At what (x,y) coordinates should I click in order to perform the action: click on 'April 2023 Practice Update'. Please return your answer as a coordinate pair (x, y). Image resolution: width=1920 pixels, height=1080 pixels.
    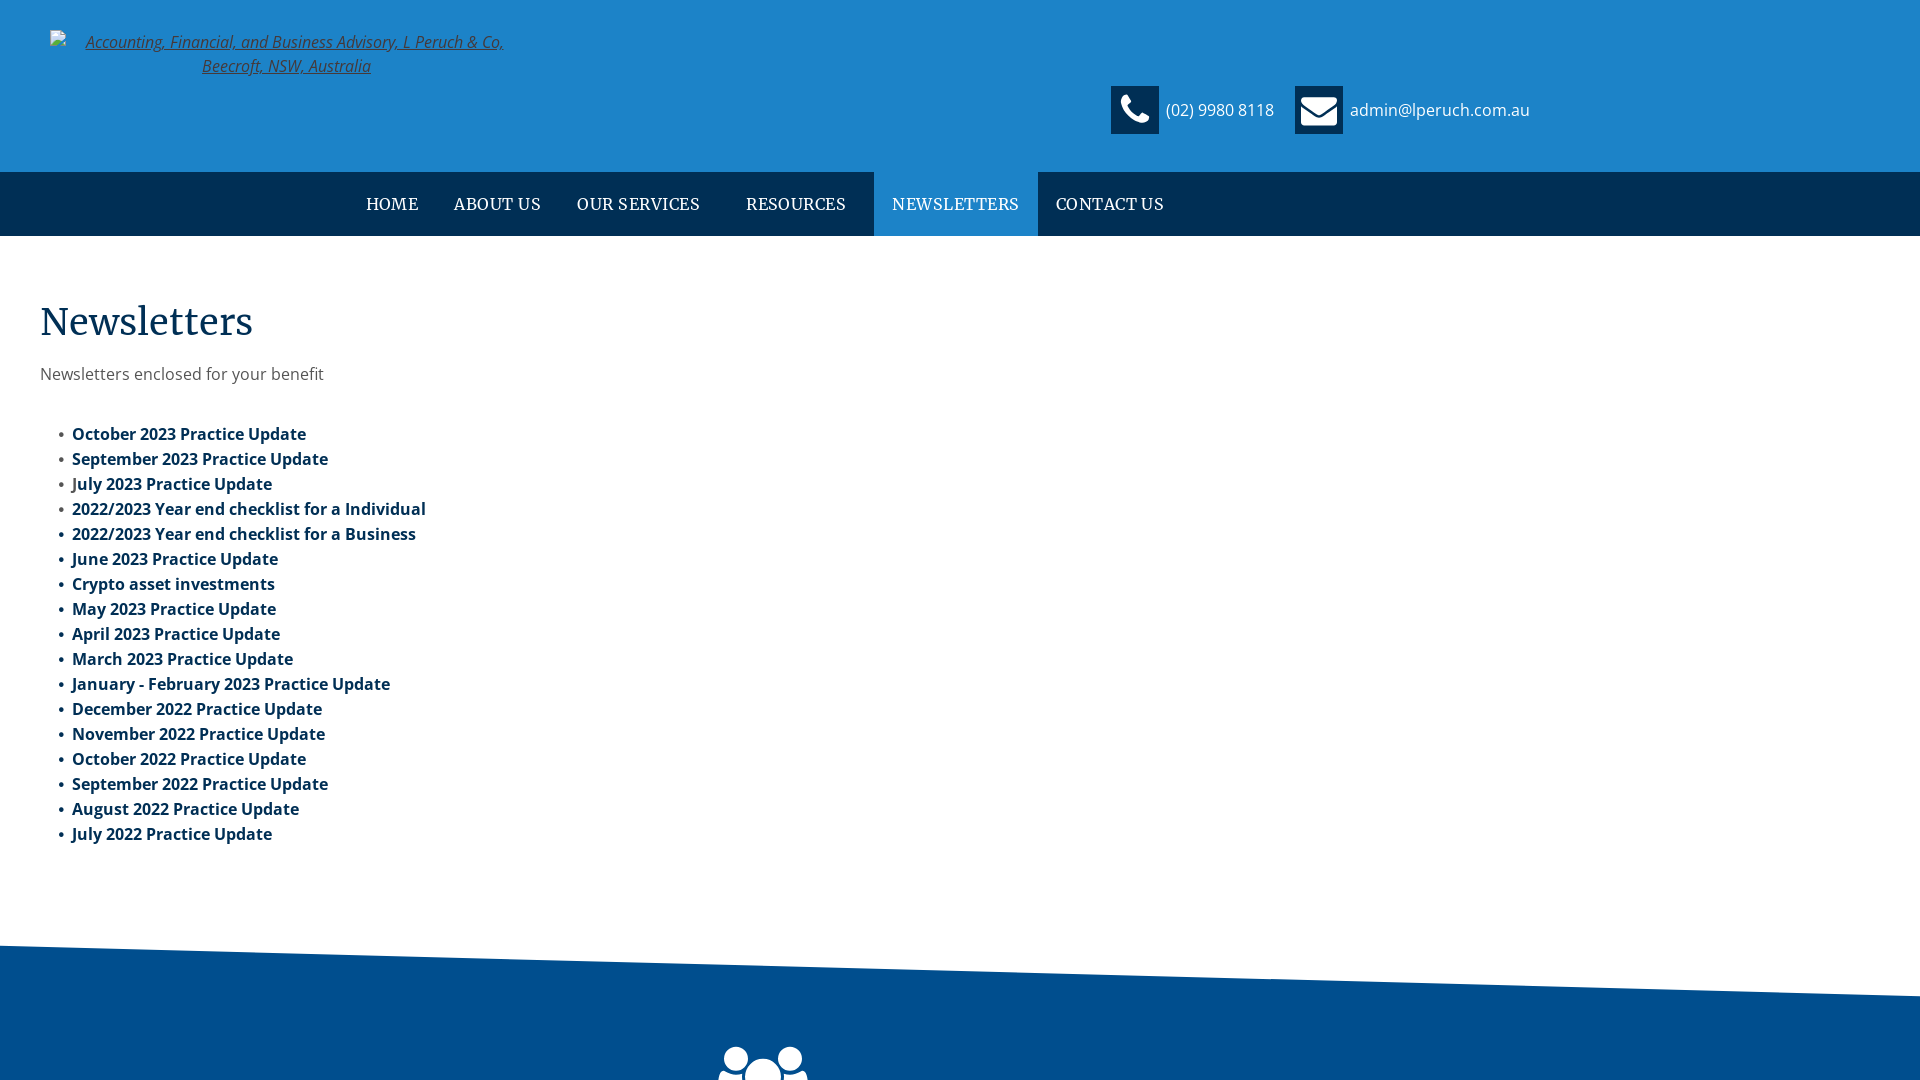
    Looking at the image, I should click on (176, 633).